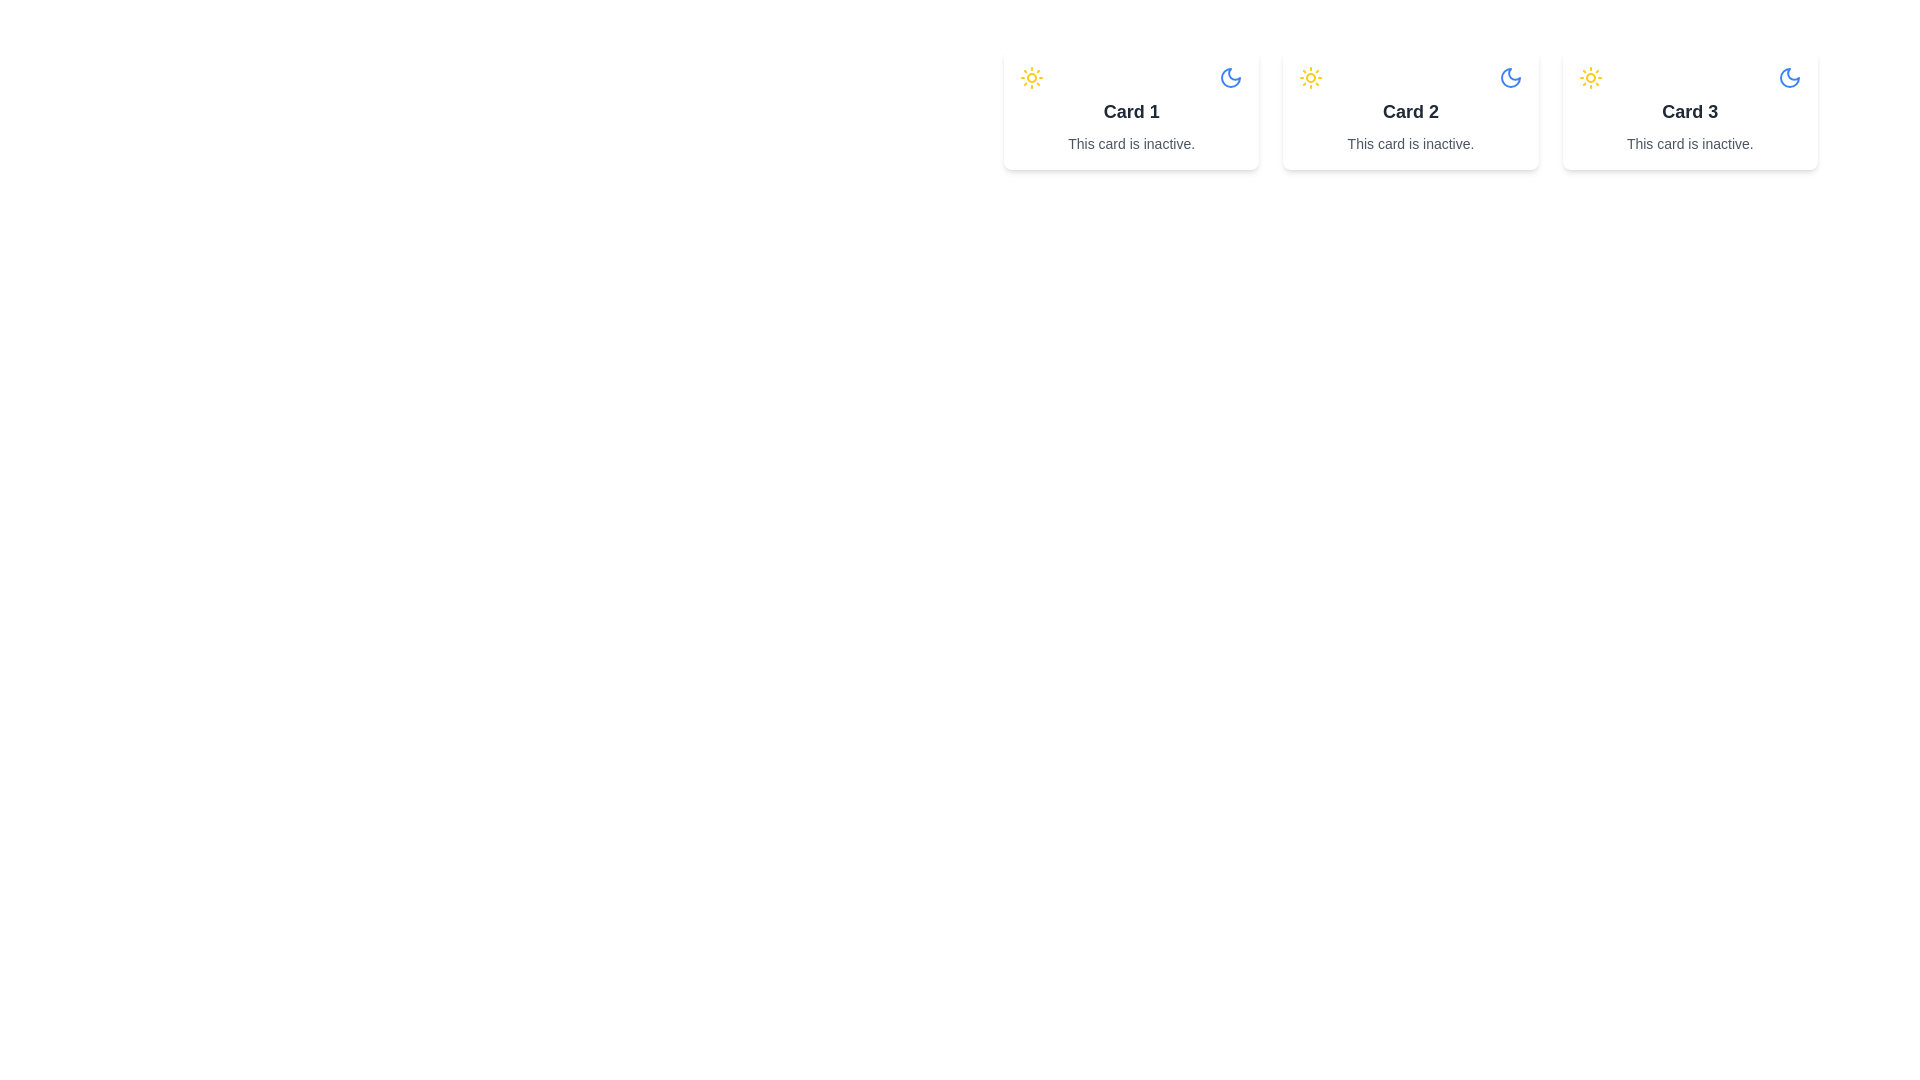  Describe the element at coordinates (1410, 110) in the screenshot. I see `the 'Card 2' component, which is the second card in a row of three cards for information display` at that location.